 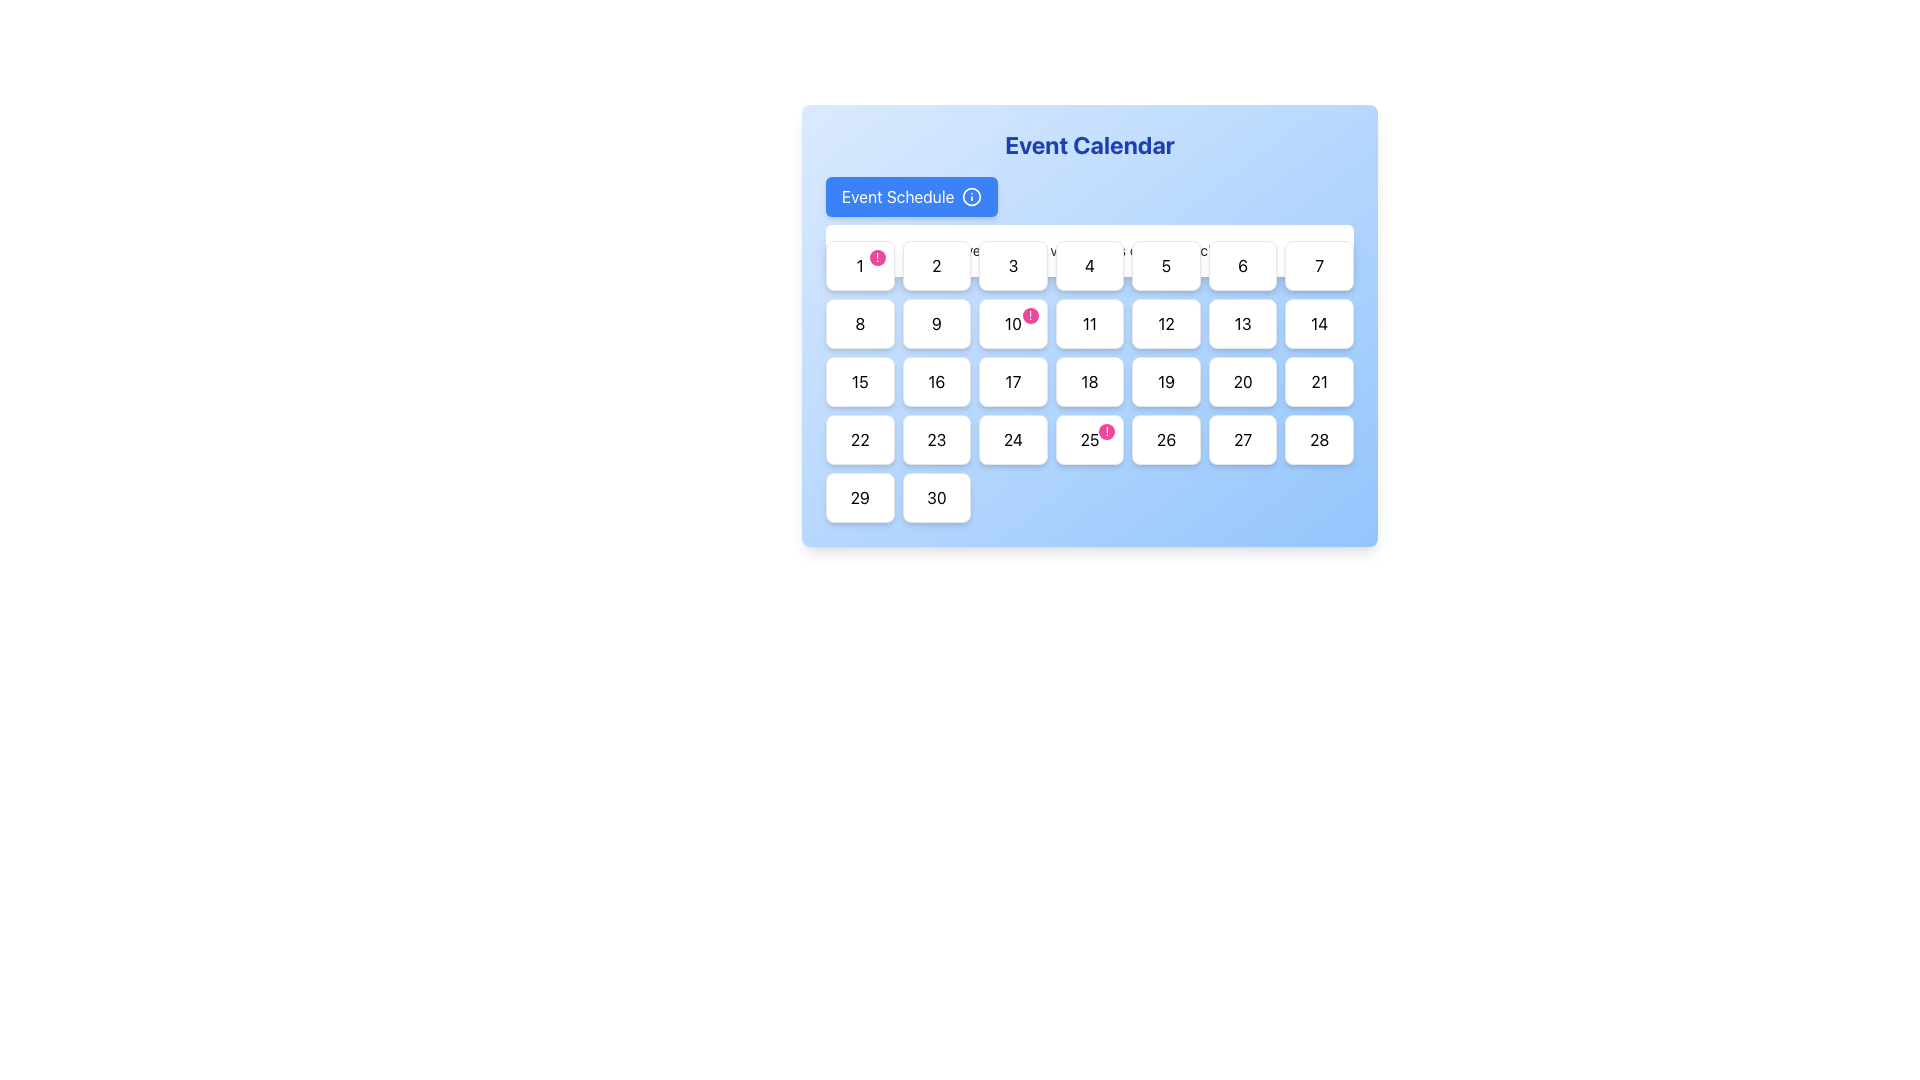 What do you see at coordinates (1030, 315) in the screenshot?
I see `the Notification Badge located at the top-right corner of the box numbered '10' in the calendar interface to indicate an important event` at bounding box center [1030, 315].